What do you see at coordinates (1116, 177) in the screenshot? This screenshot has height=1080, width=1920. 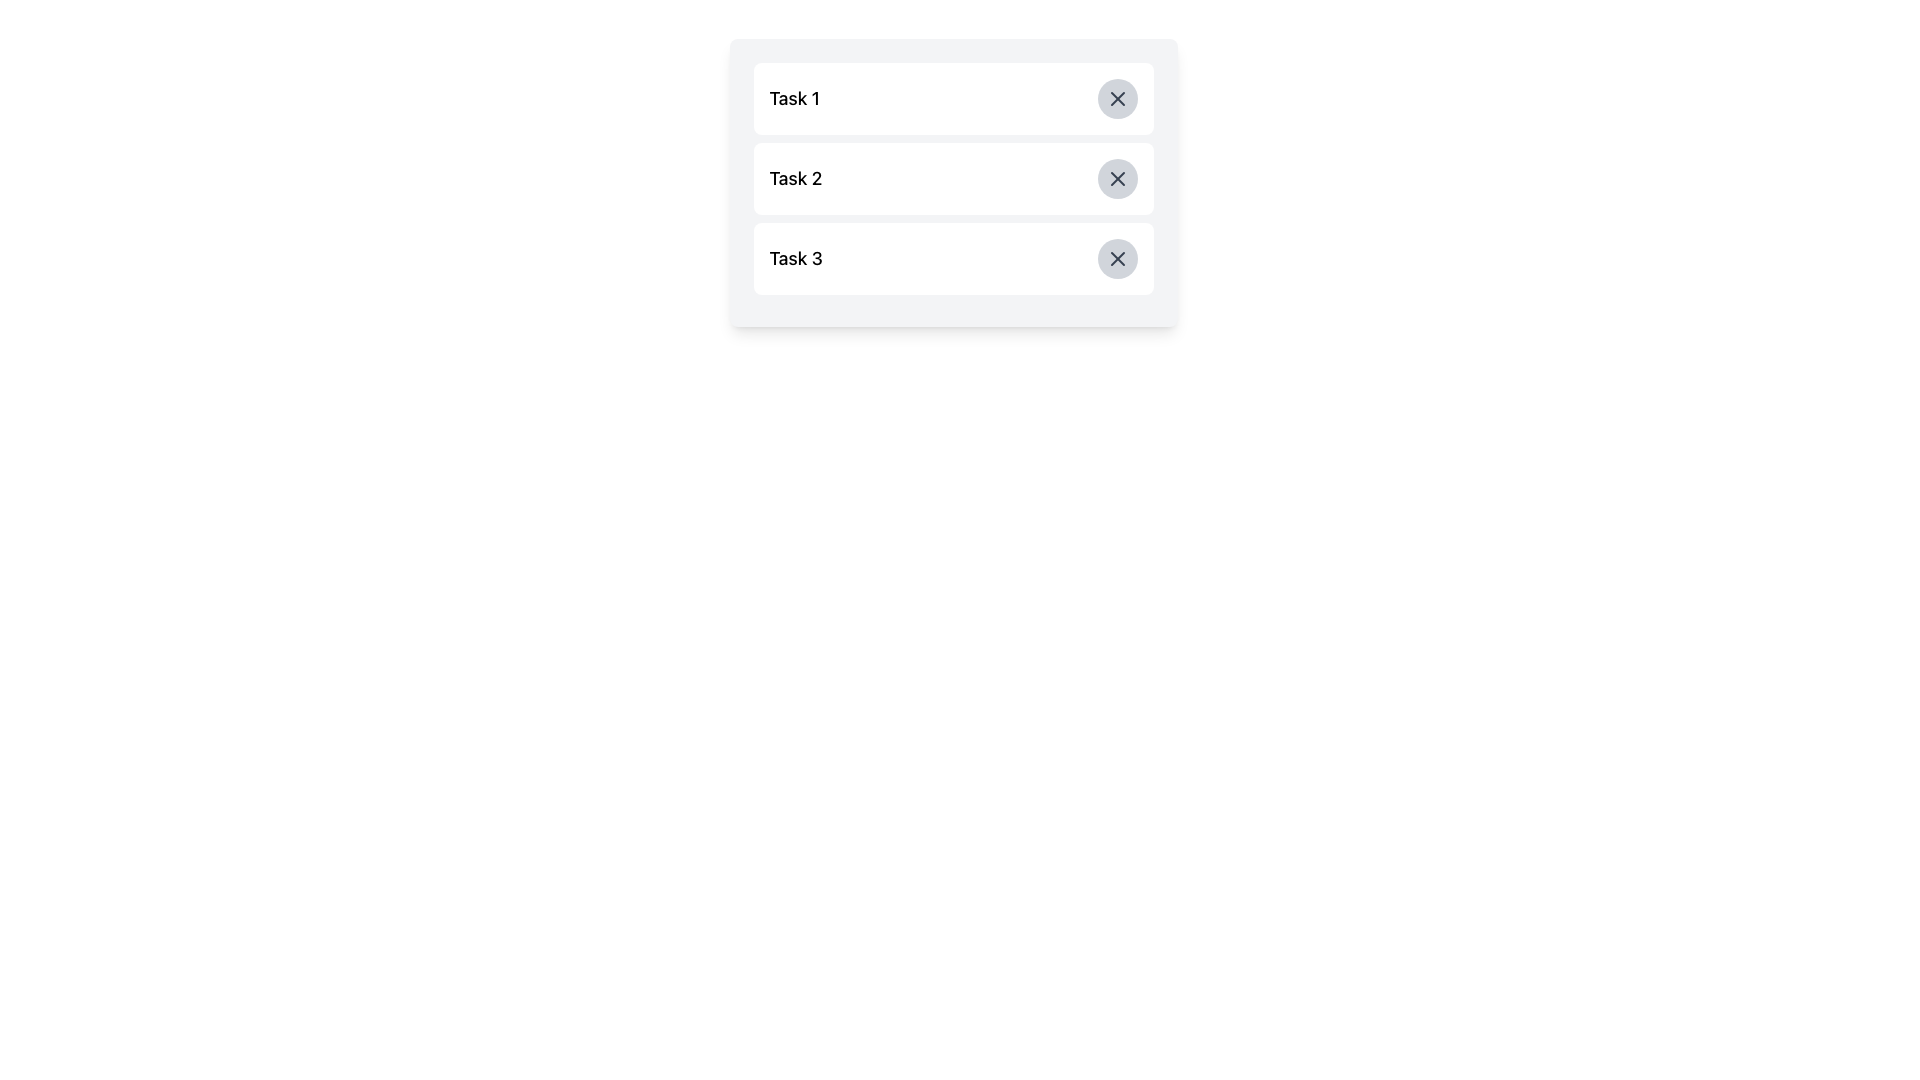 I see `the second button aligned vertically in the task list` at bounding box center [1116, 177].